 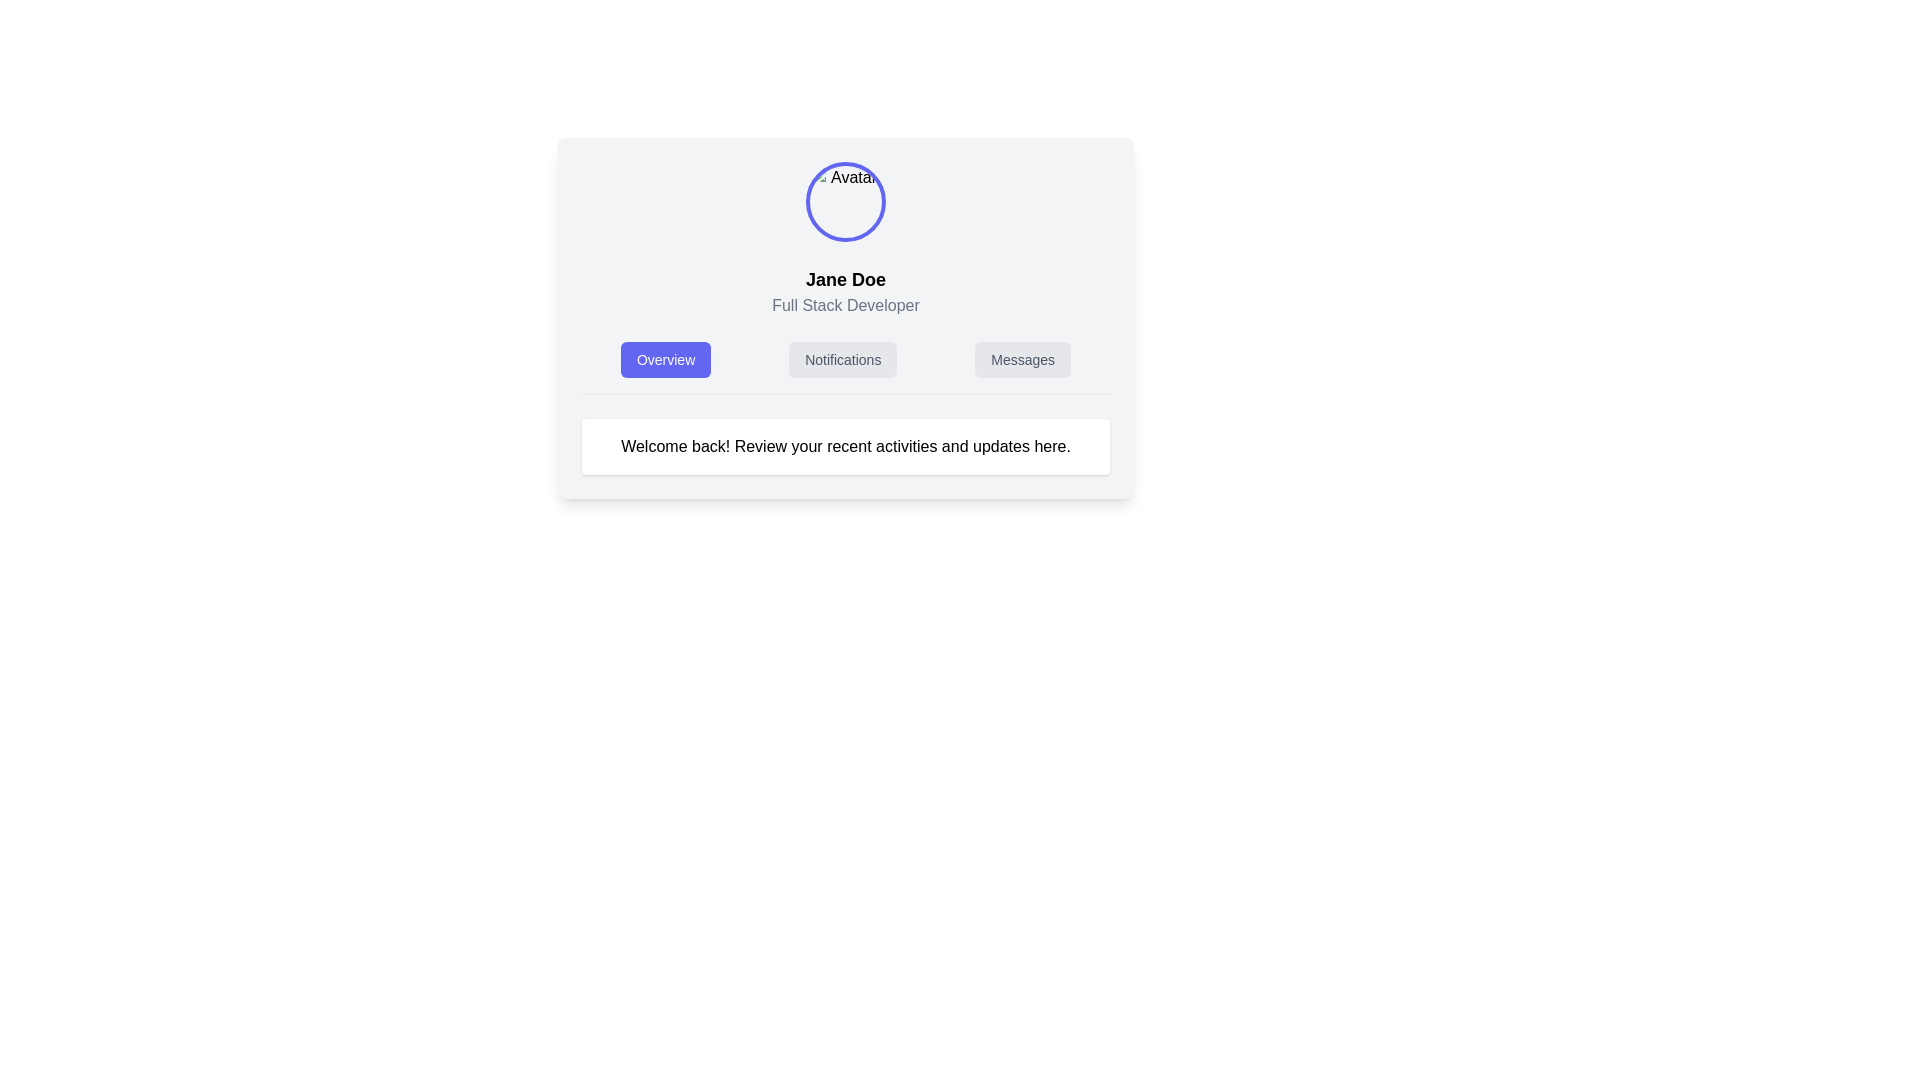 What do you see at coordinates (845, 305) in the screenshot?
I see `the static text label that reads 'Full Stack Developer', which is styled with a light gray font color and positioned below the name 'Jane Doe' in the profile card` at bounding box center [845, 305].